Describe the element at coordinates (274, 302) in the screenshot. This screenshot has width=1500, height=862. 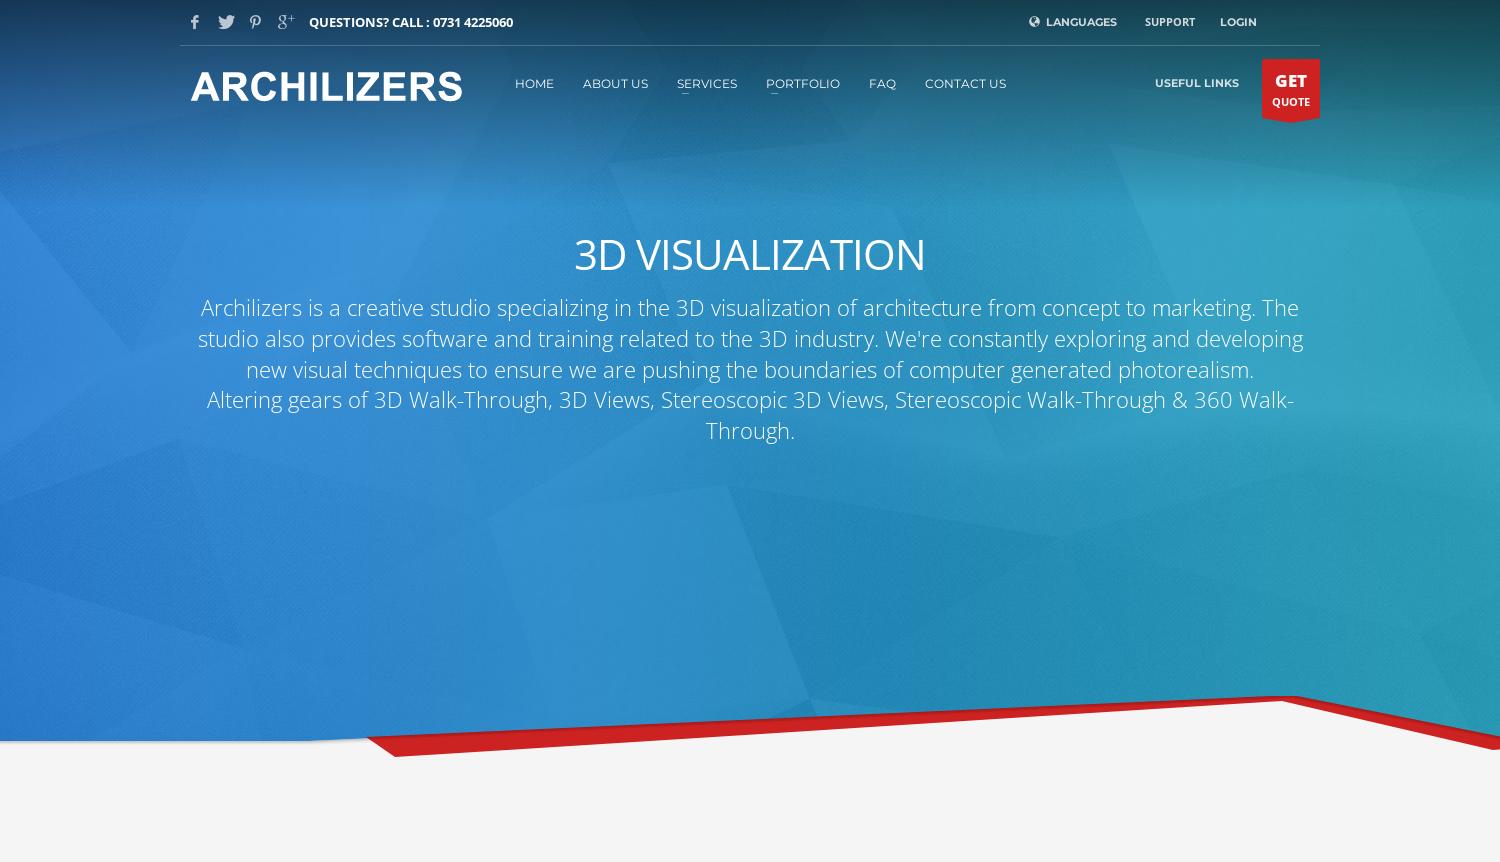
I see `'Archilizers, 3D & VR Production House.'` at that location.